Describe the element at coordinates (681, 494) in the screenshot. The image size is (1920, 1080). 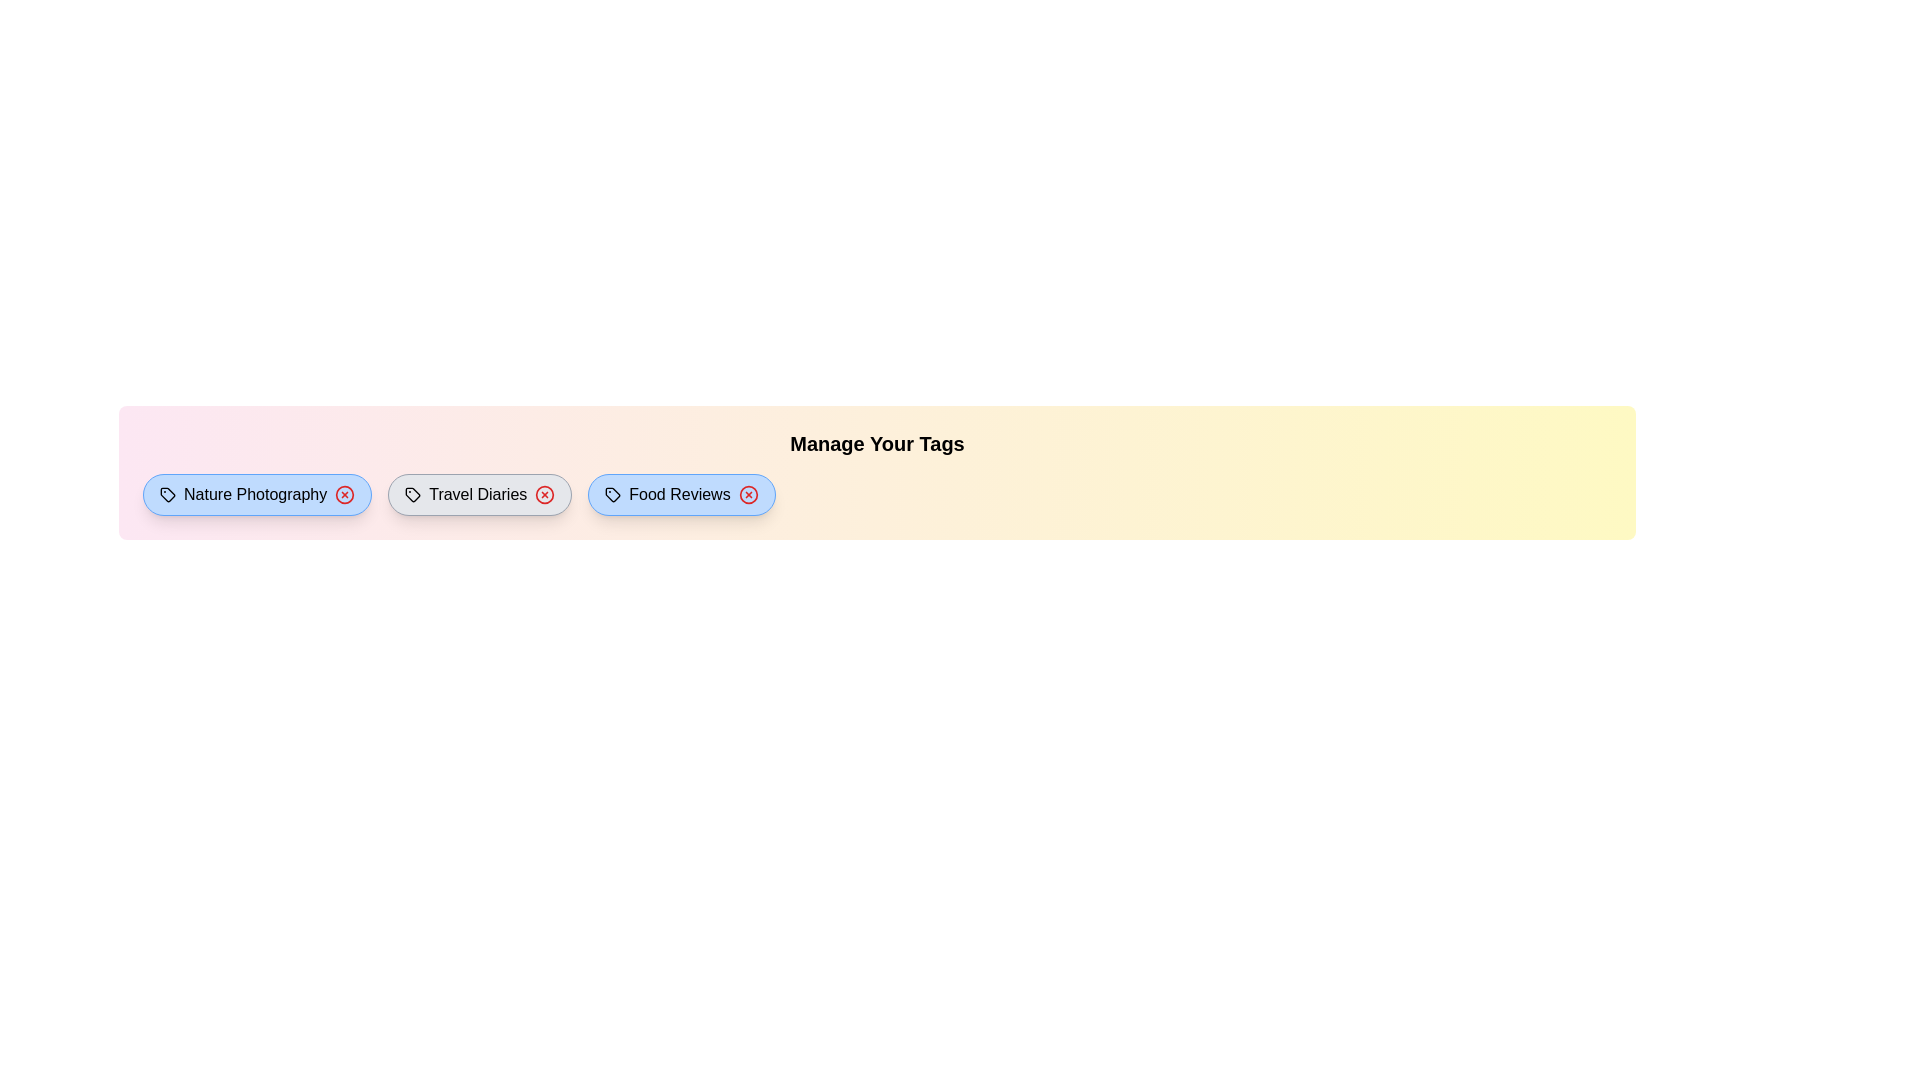
I see `the tag labeled 'Food Reviews' by clicking on it` at that location.